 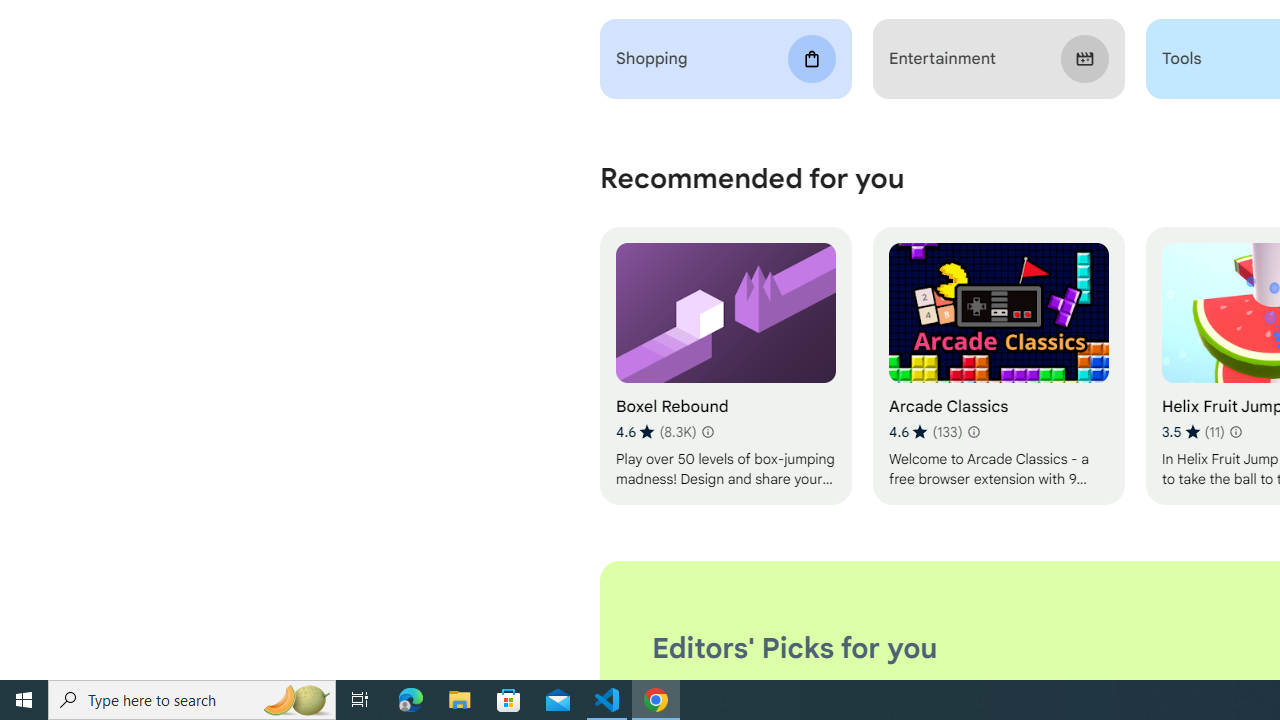 What do you see at coordinates (656, 698) in the screenshot?
I see `'Google Chrome - 1 running window'` at bounding box center [656, 698].